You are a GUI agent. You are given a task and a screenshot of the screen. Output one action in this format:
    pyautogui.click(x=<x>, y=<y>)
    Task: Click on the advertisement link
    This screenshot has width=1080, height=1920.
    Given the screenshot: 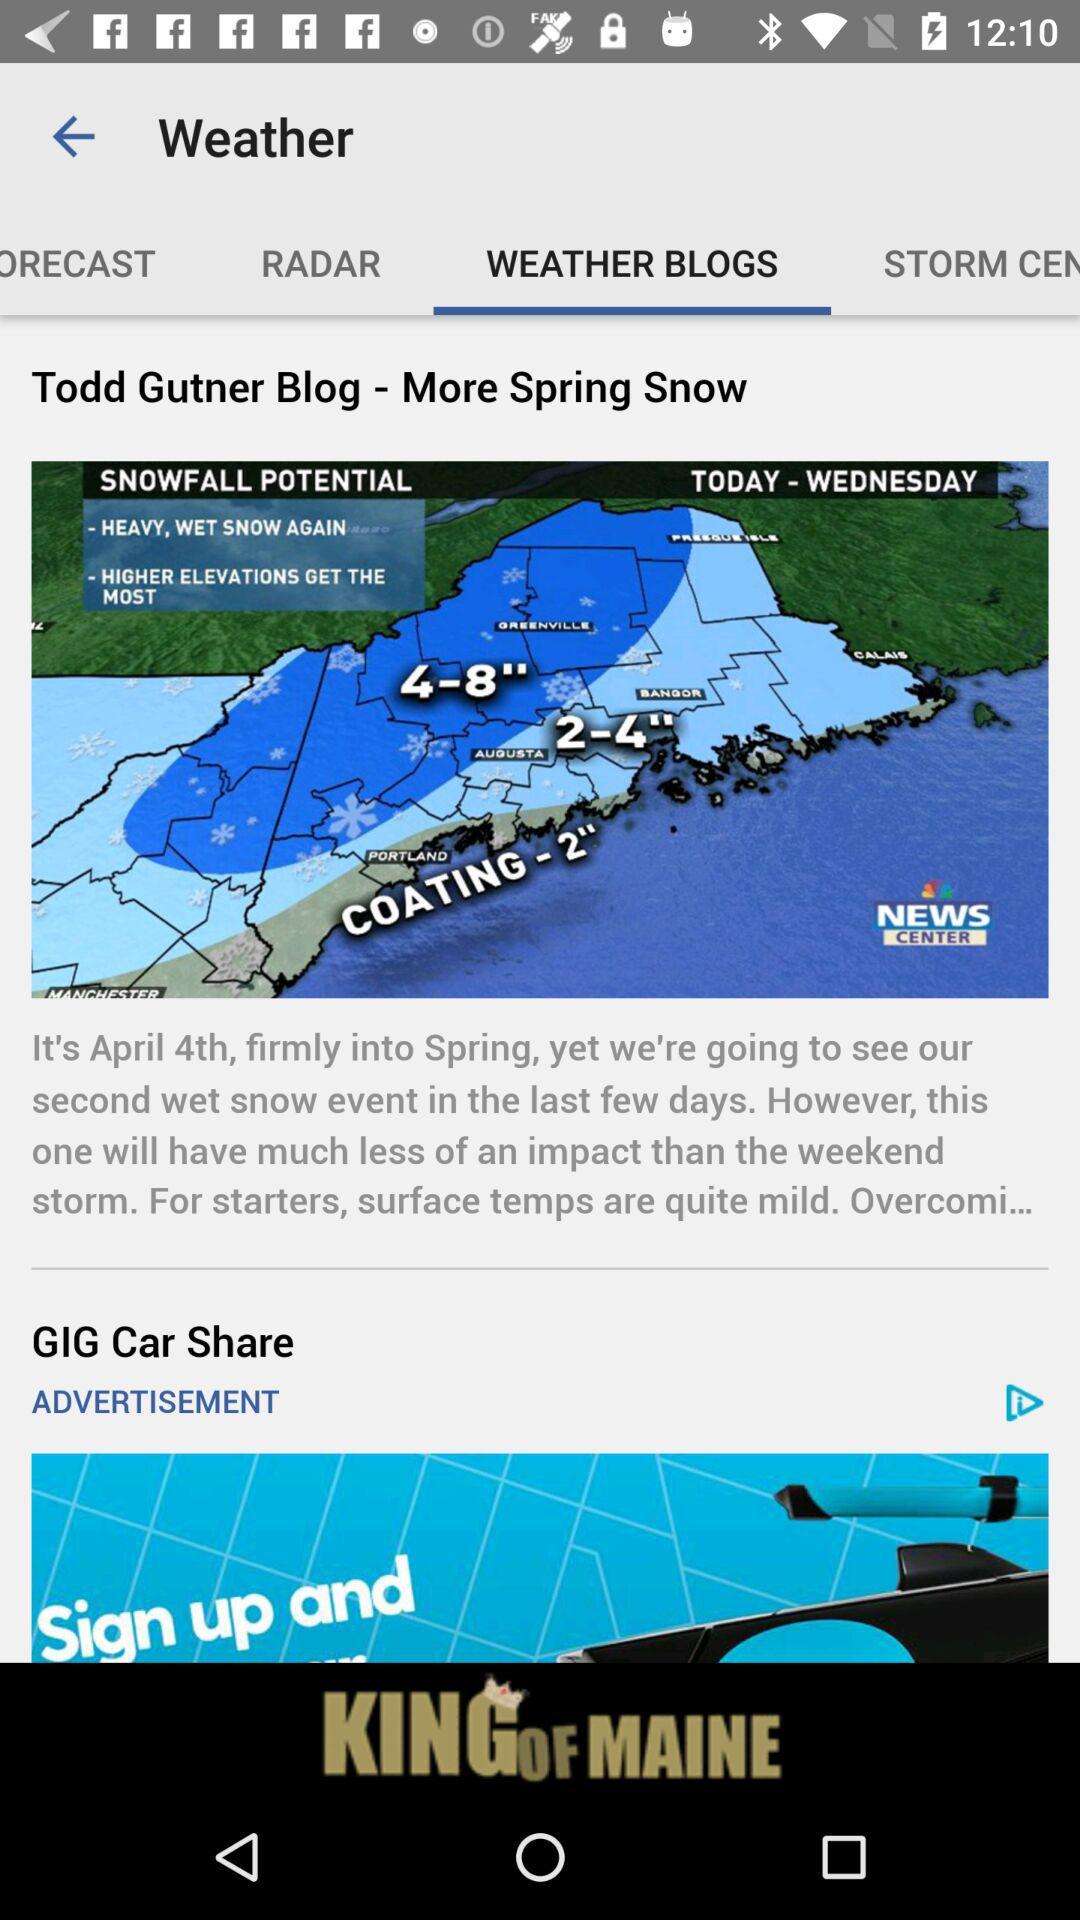 What is the action you would take?
    pyautogui.click(x=540, y=1557)
    